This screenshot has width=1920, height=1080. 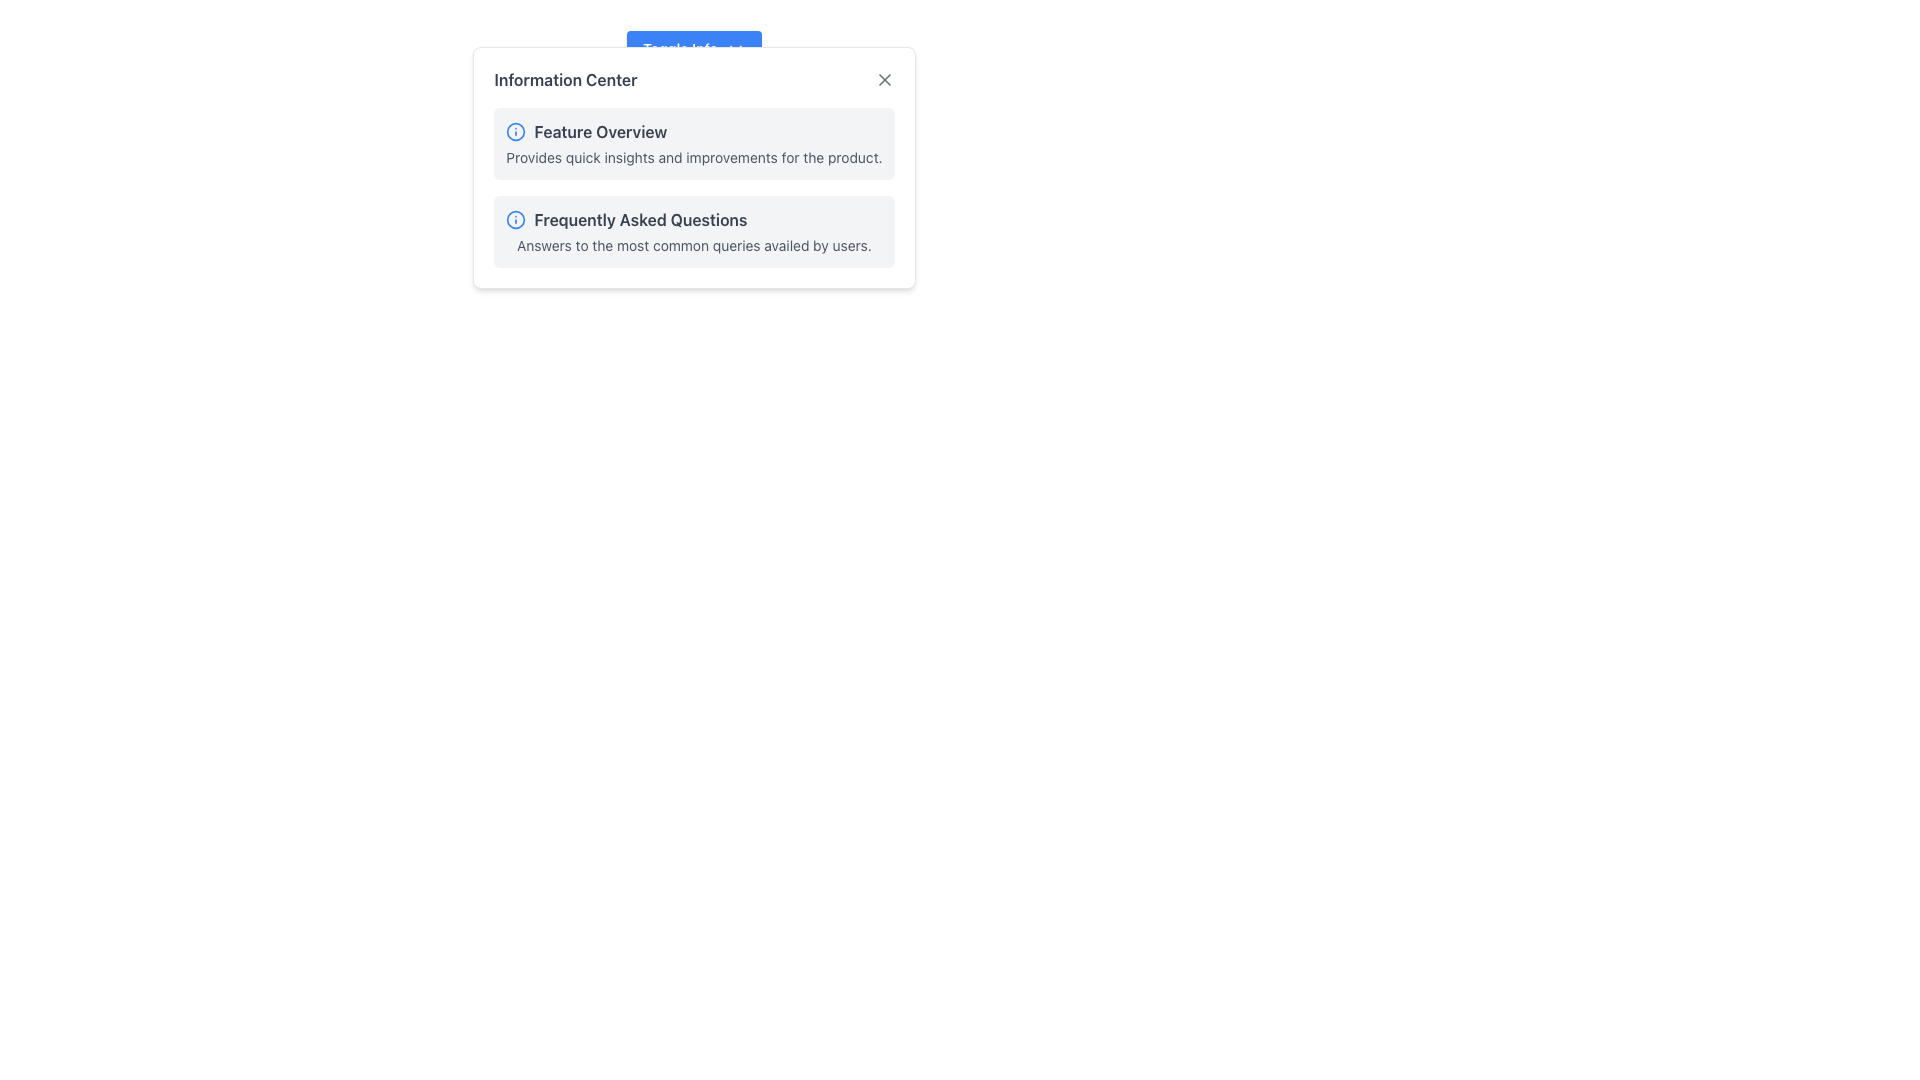 I want to click on the title text label located at the top-left corner of the modal, which serves as an informational component, so click(x=564, y=79).